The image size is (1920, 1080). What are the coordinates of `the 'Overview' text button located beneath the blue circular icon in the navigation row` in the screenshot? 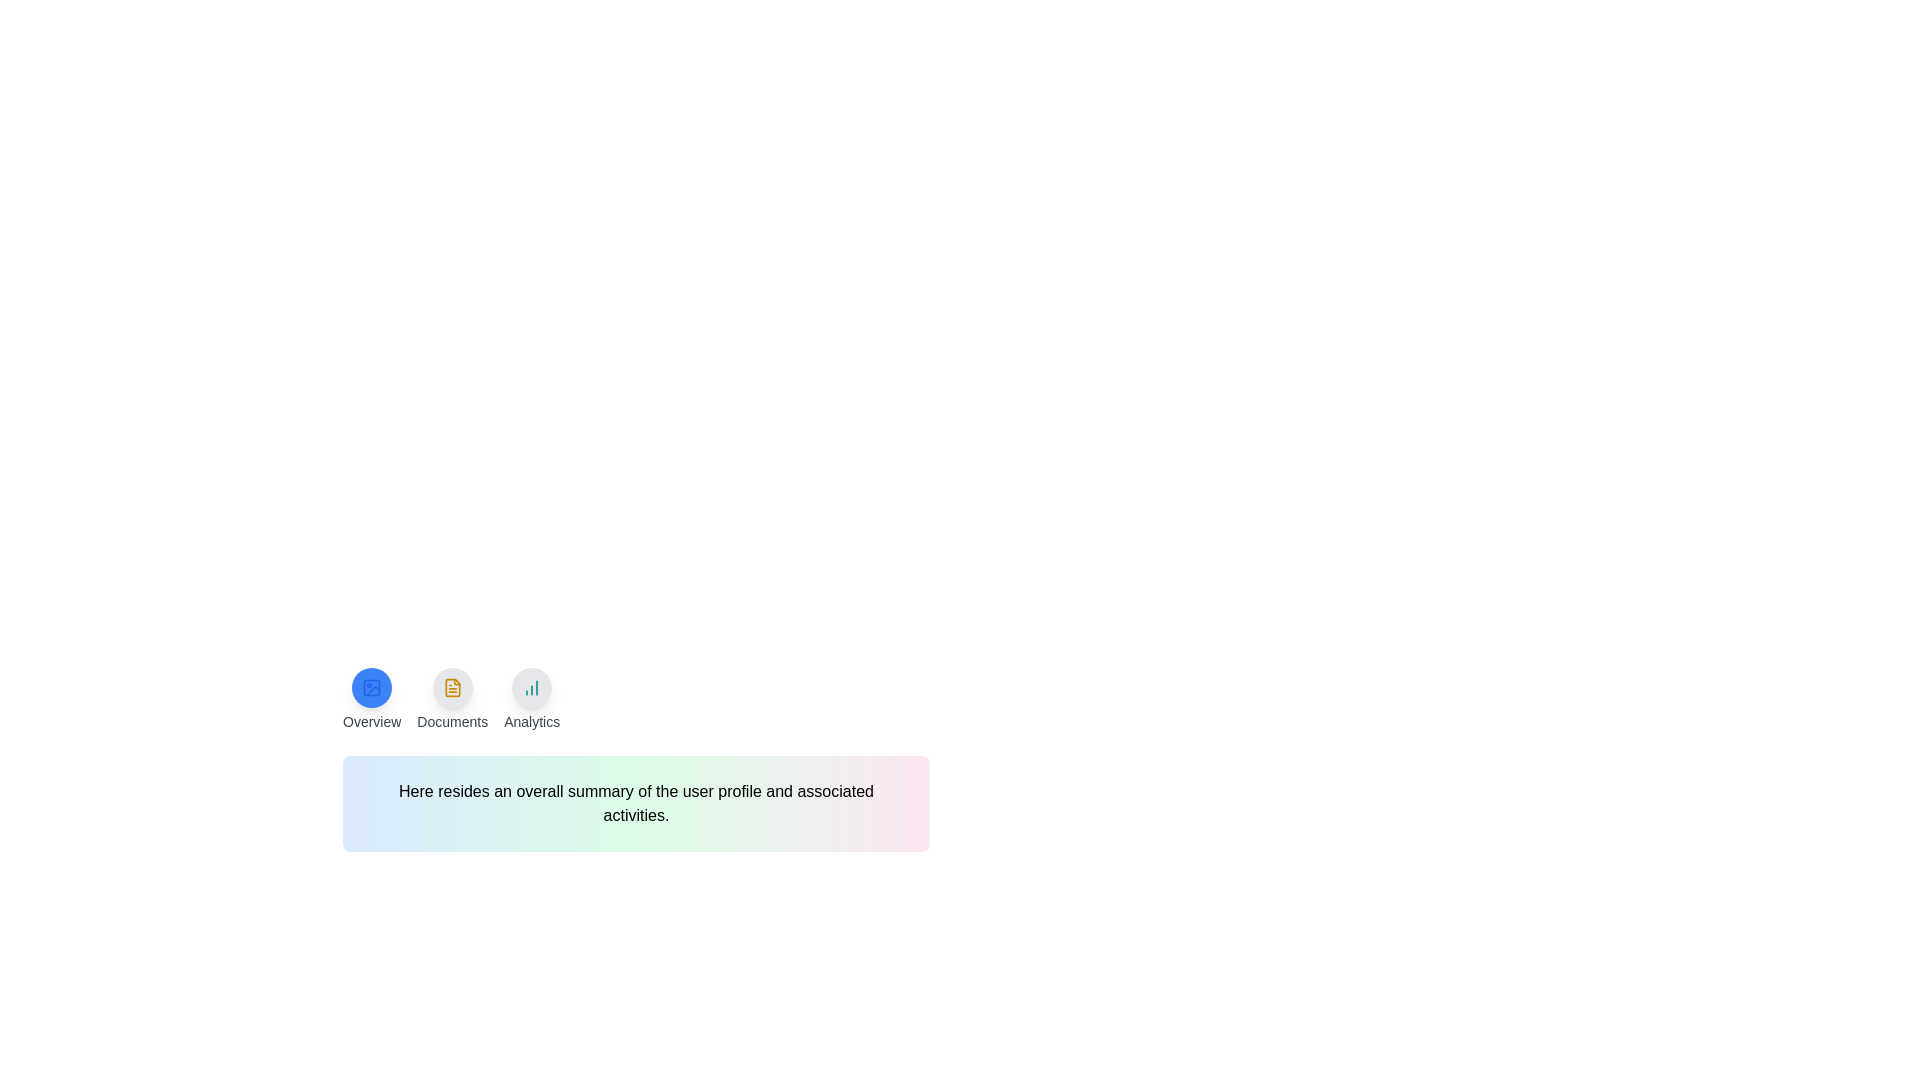 It's located at (372, 698).